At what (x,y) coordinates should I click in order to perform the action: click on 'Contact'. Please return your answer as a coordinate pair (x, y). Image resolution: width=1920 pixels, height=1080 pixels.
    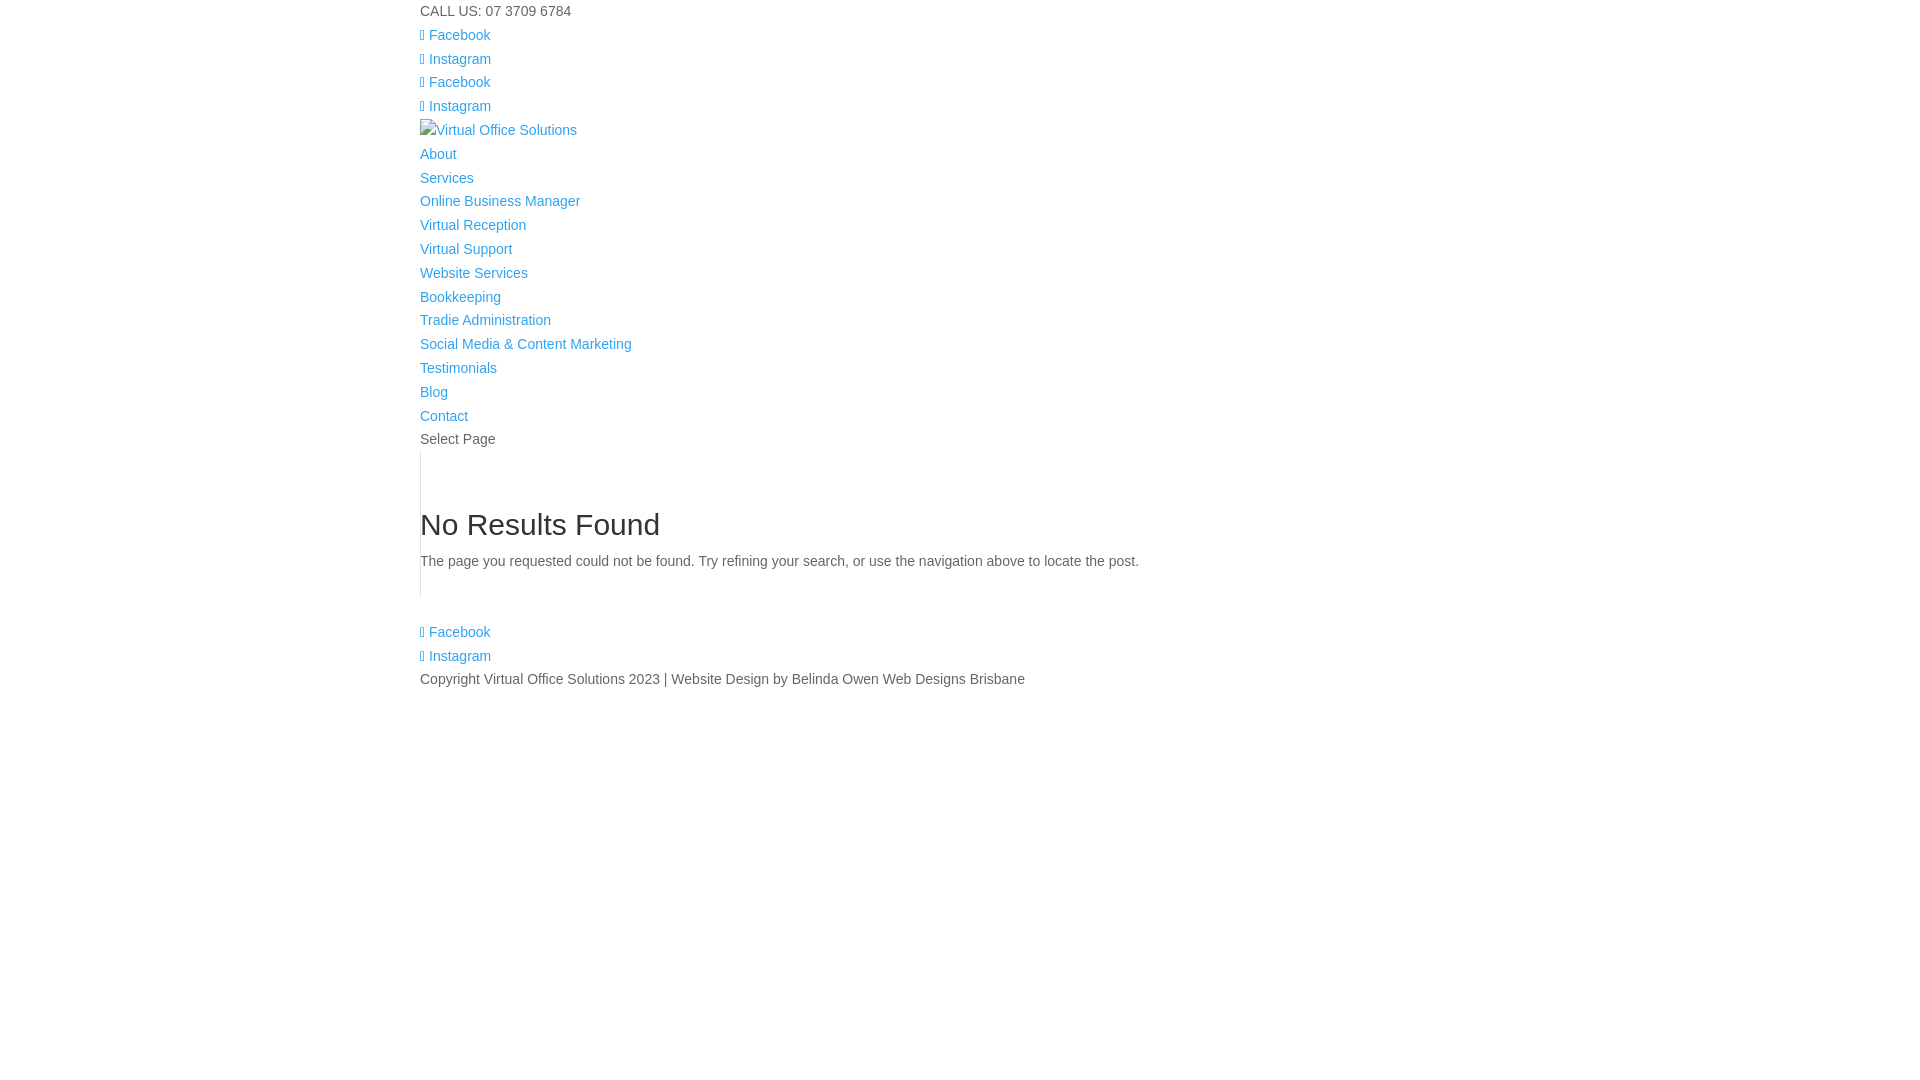
    Looking at the image, I should click on (419, 415).